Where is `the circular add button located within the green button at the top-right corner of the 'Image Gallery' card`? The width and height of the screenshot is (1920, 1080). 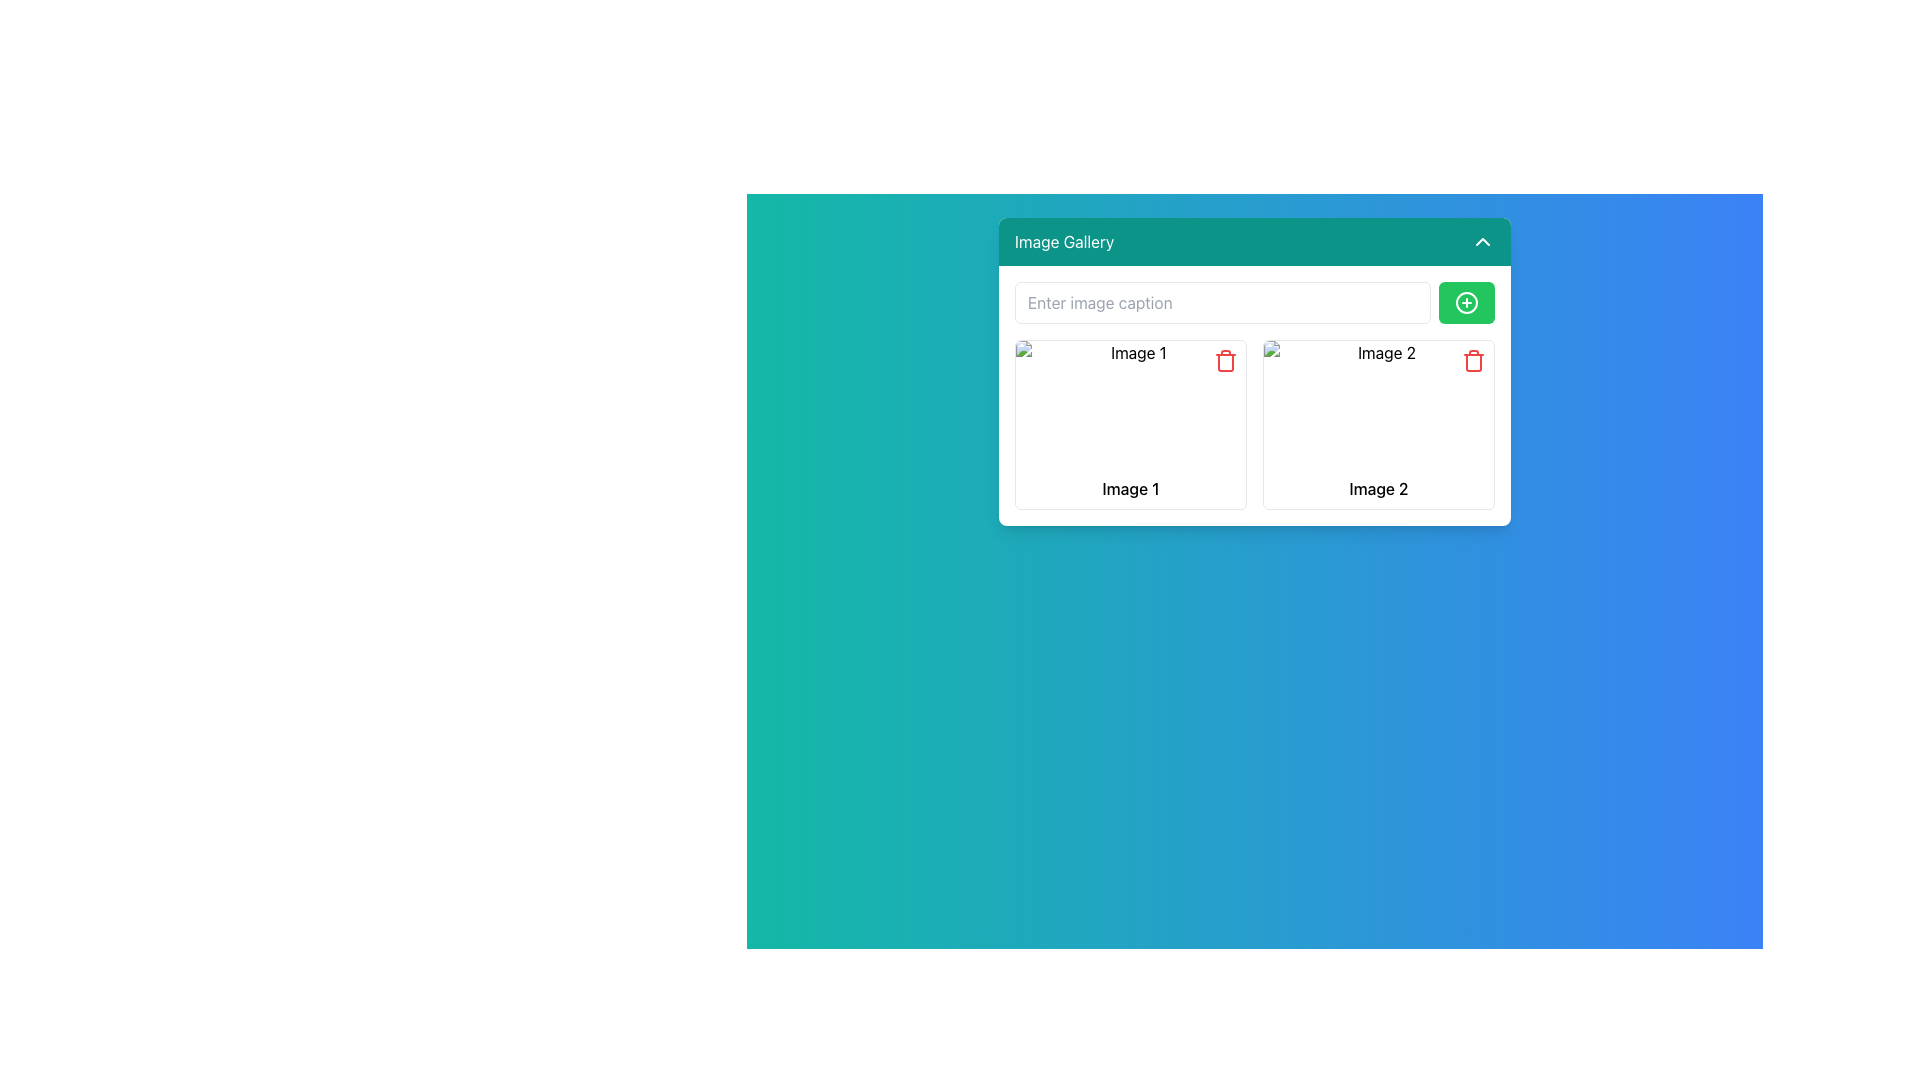 the circular add button located within the green button at the top-right corner of the 'Image Gallery' card is located at coordinates (1467, 303).